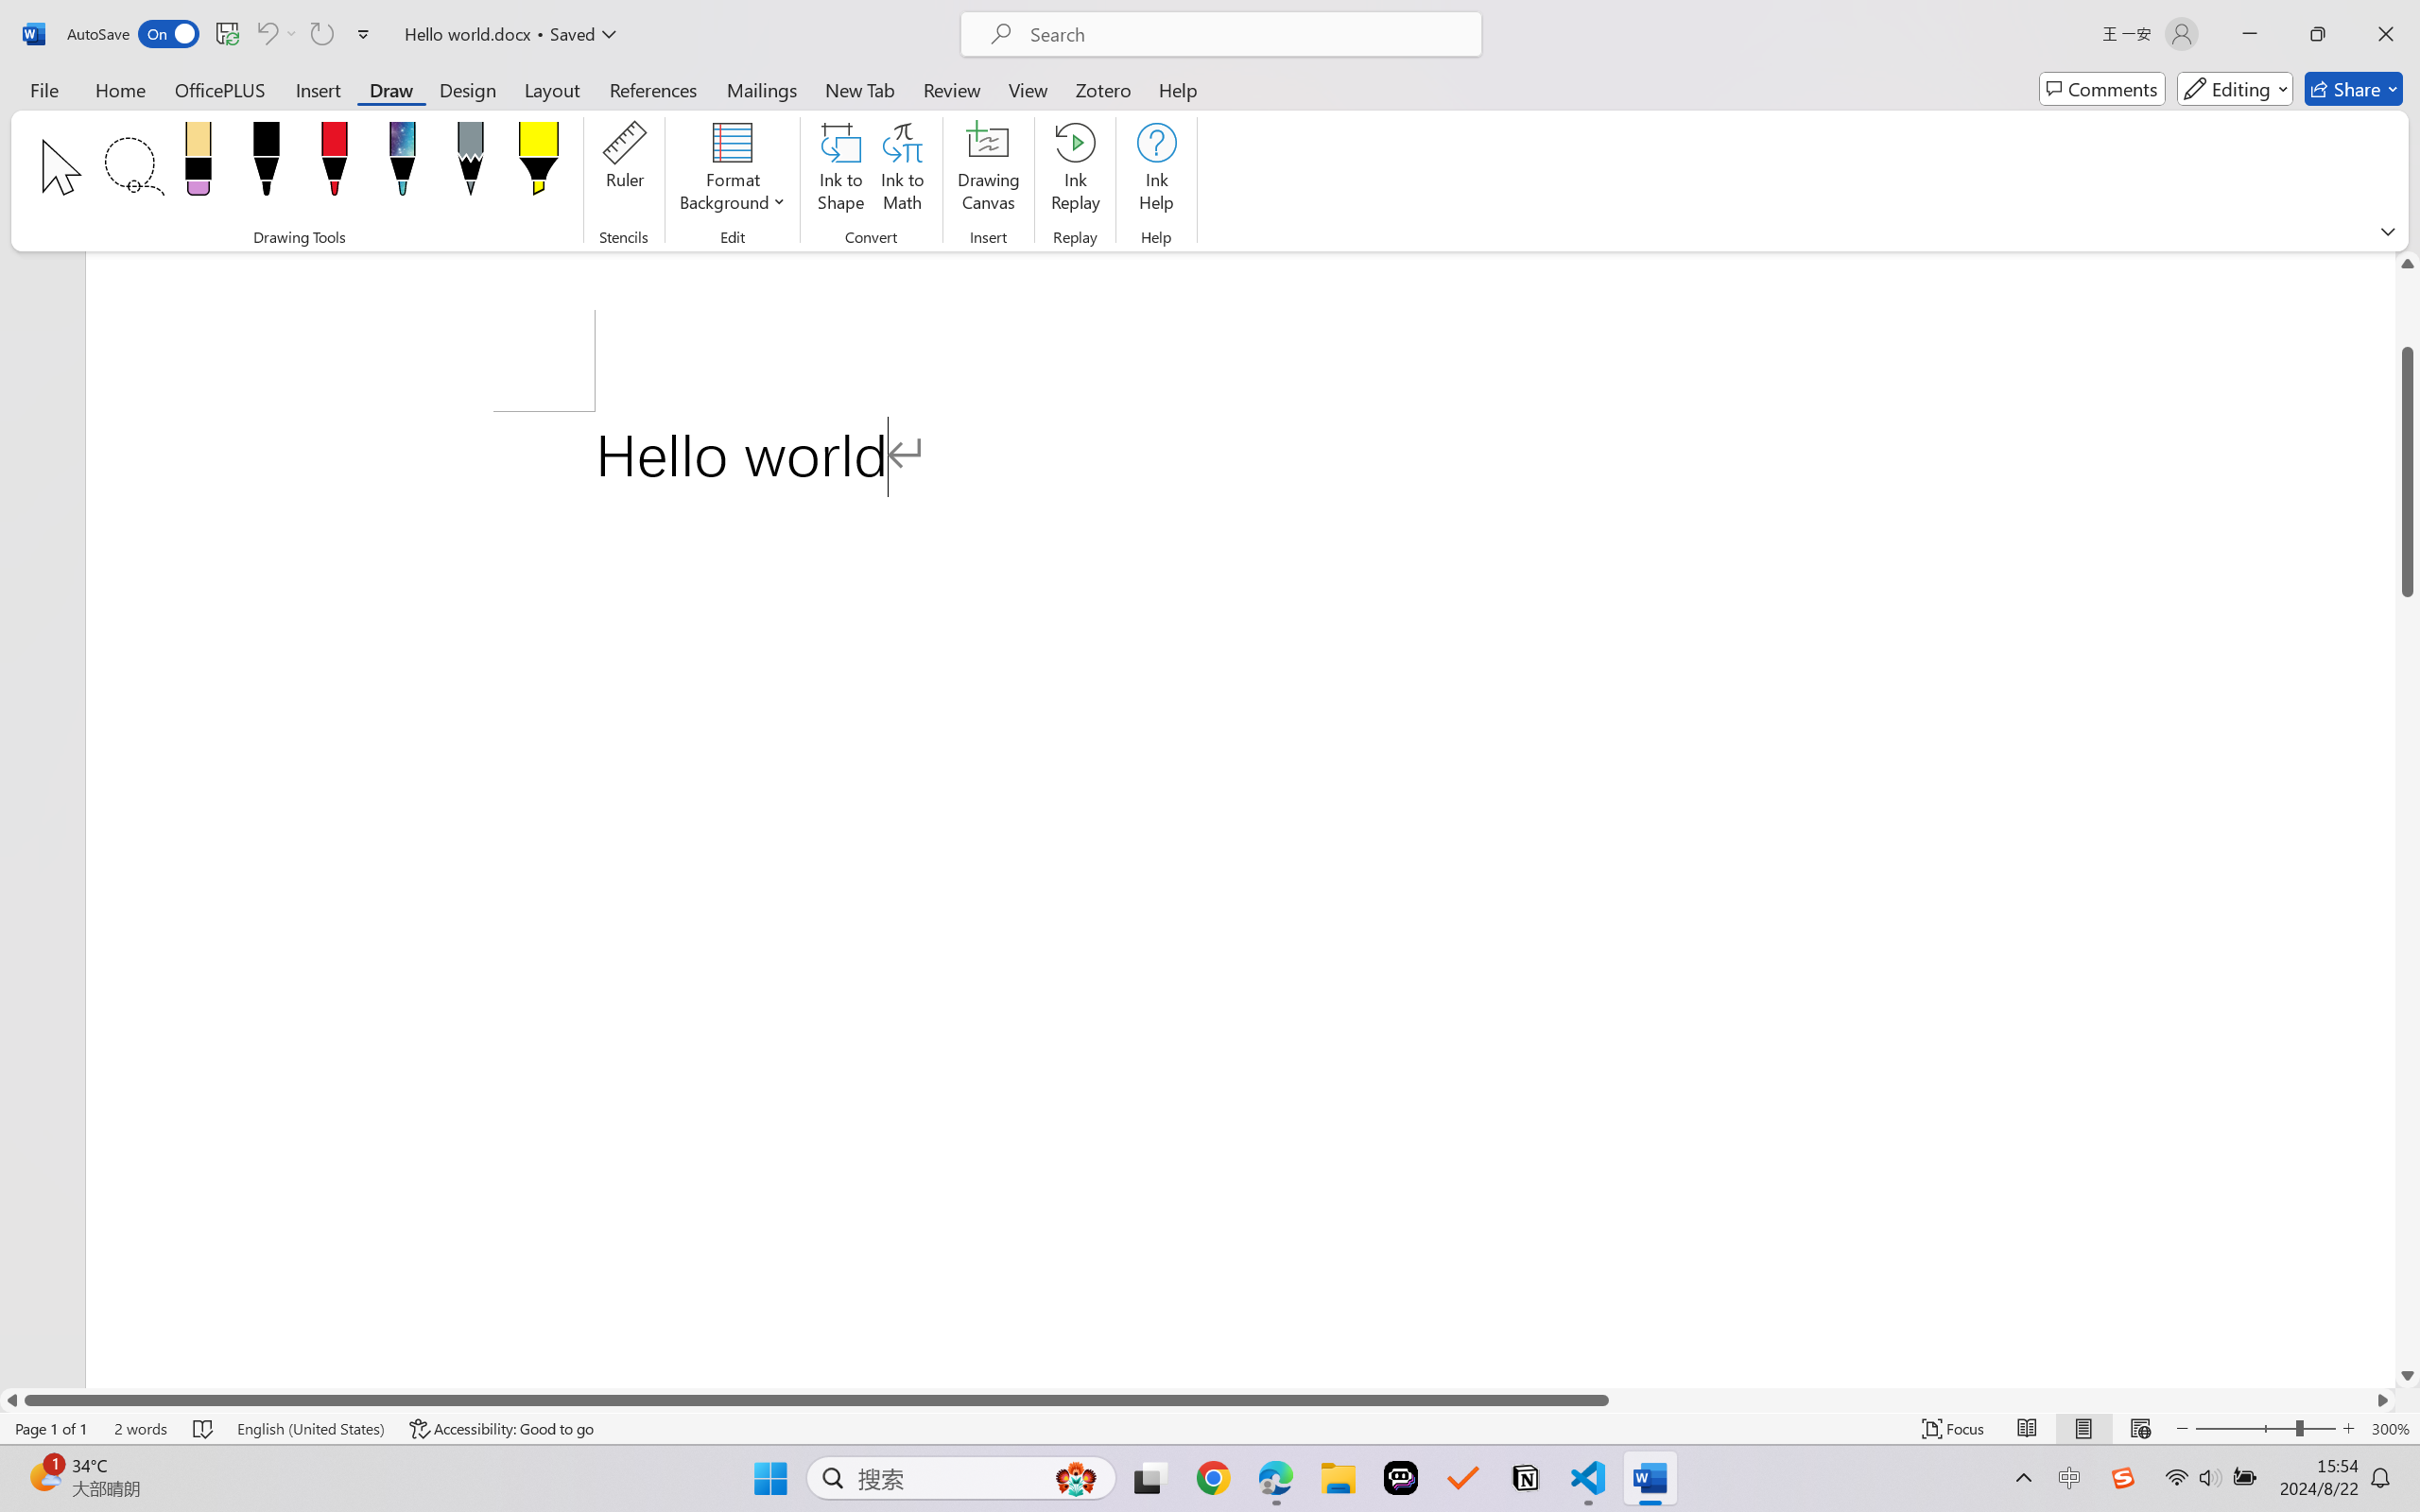  Describe the element at coordinates (2235, 88) in the screenshot. I see `'Mode'` at that location.